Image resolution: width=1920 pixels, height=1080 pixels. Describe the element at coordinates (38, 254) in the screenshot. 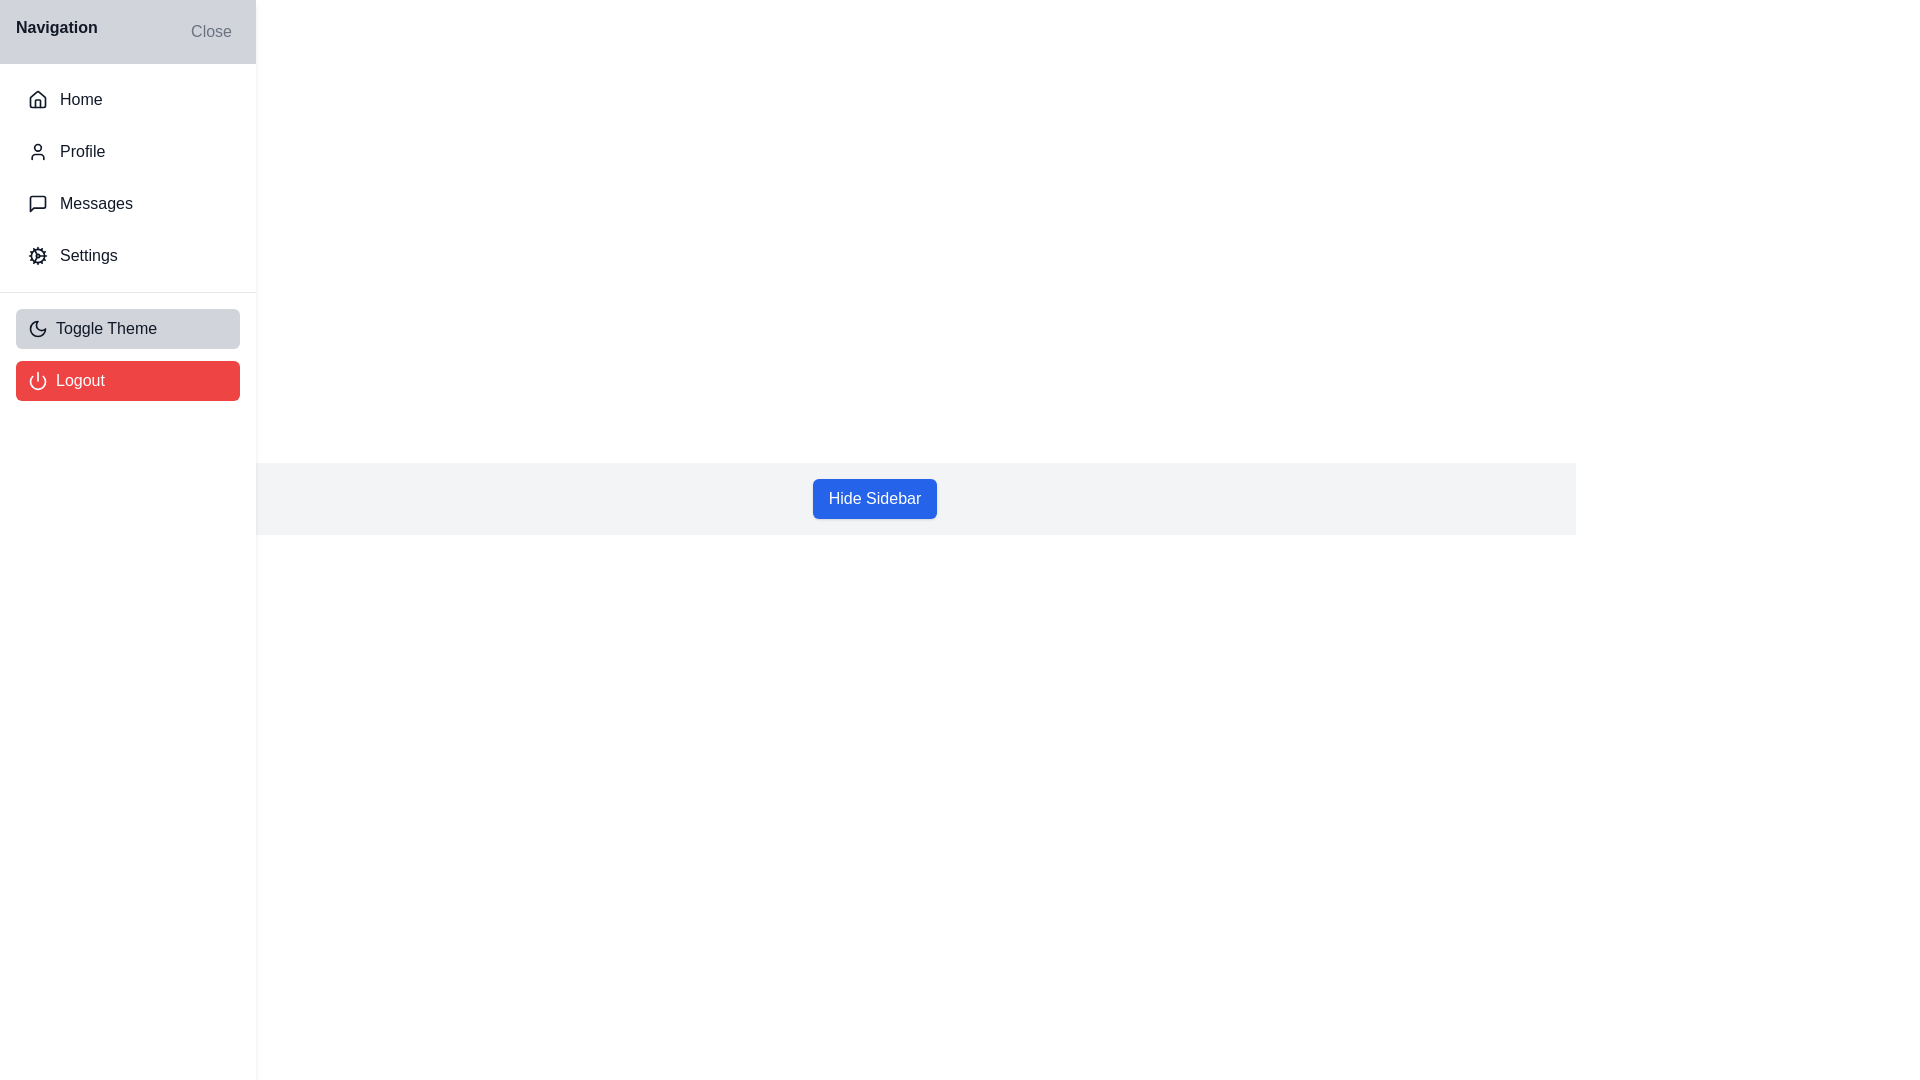

I see `the outermost circular shape of the gear icon in the settings menu list item located in the left sidebar` at that location.